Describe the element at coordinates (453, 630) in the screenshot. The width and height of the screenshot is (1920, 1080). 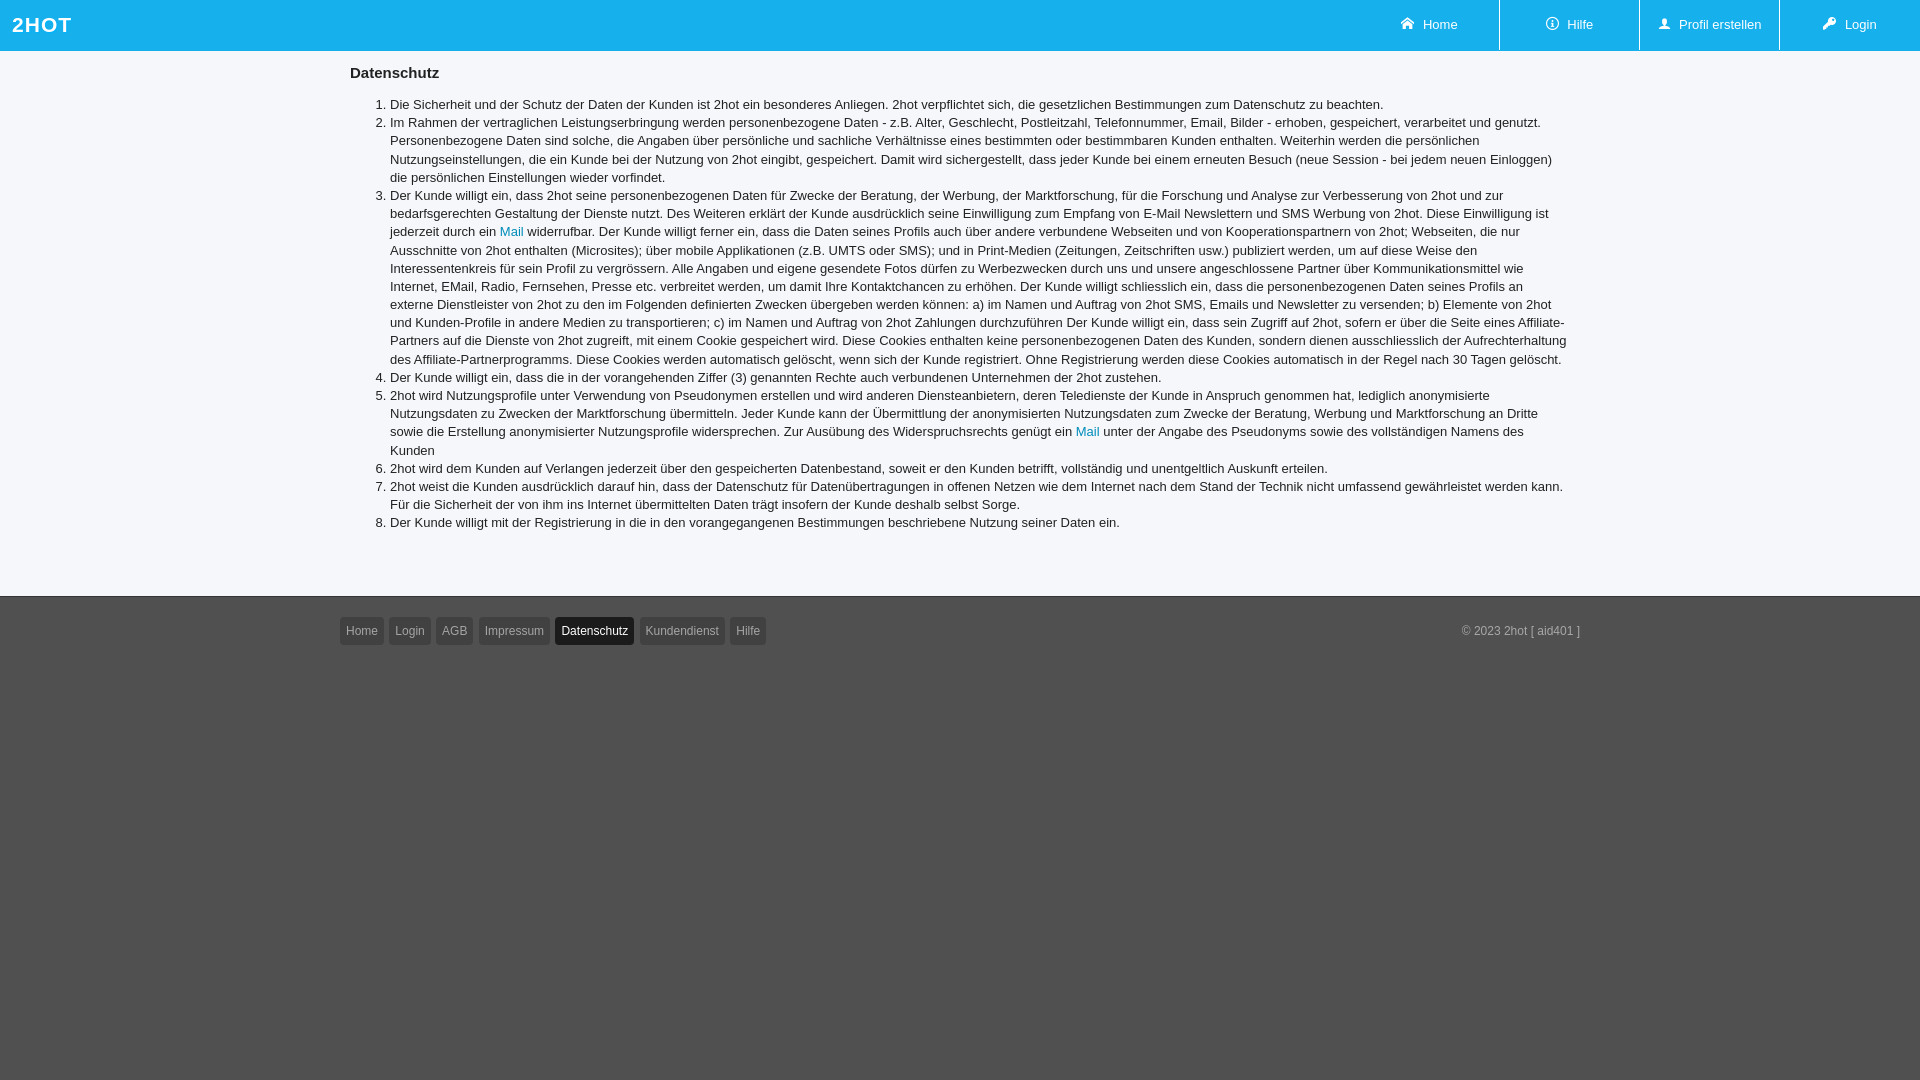
I see `'AGB'` at that location.